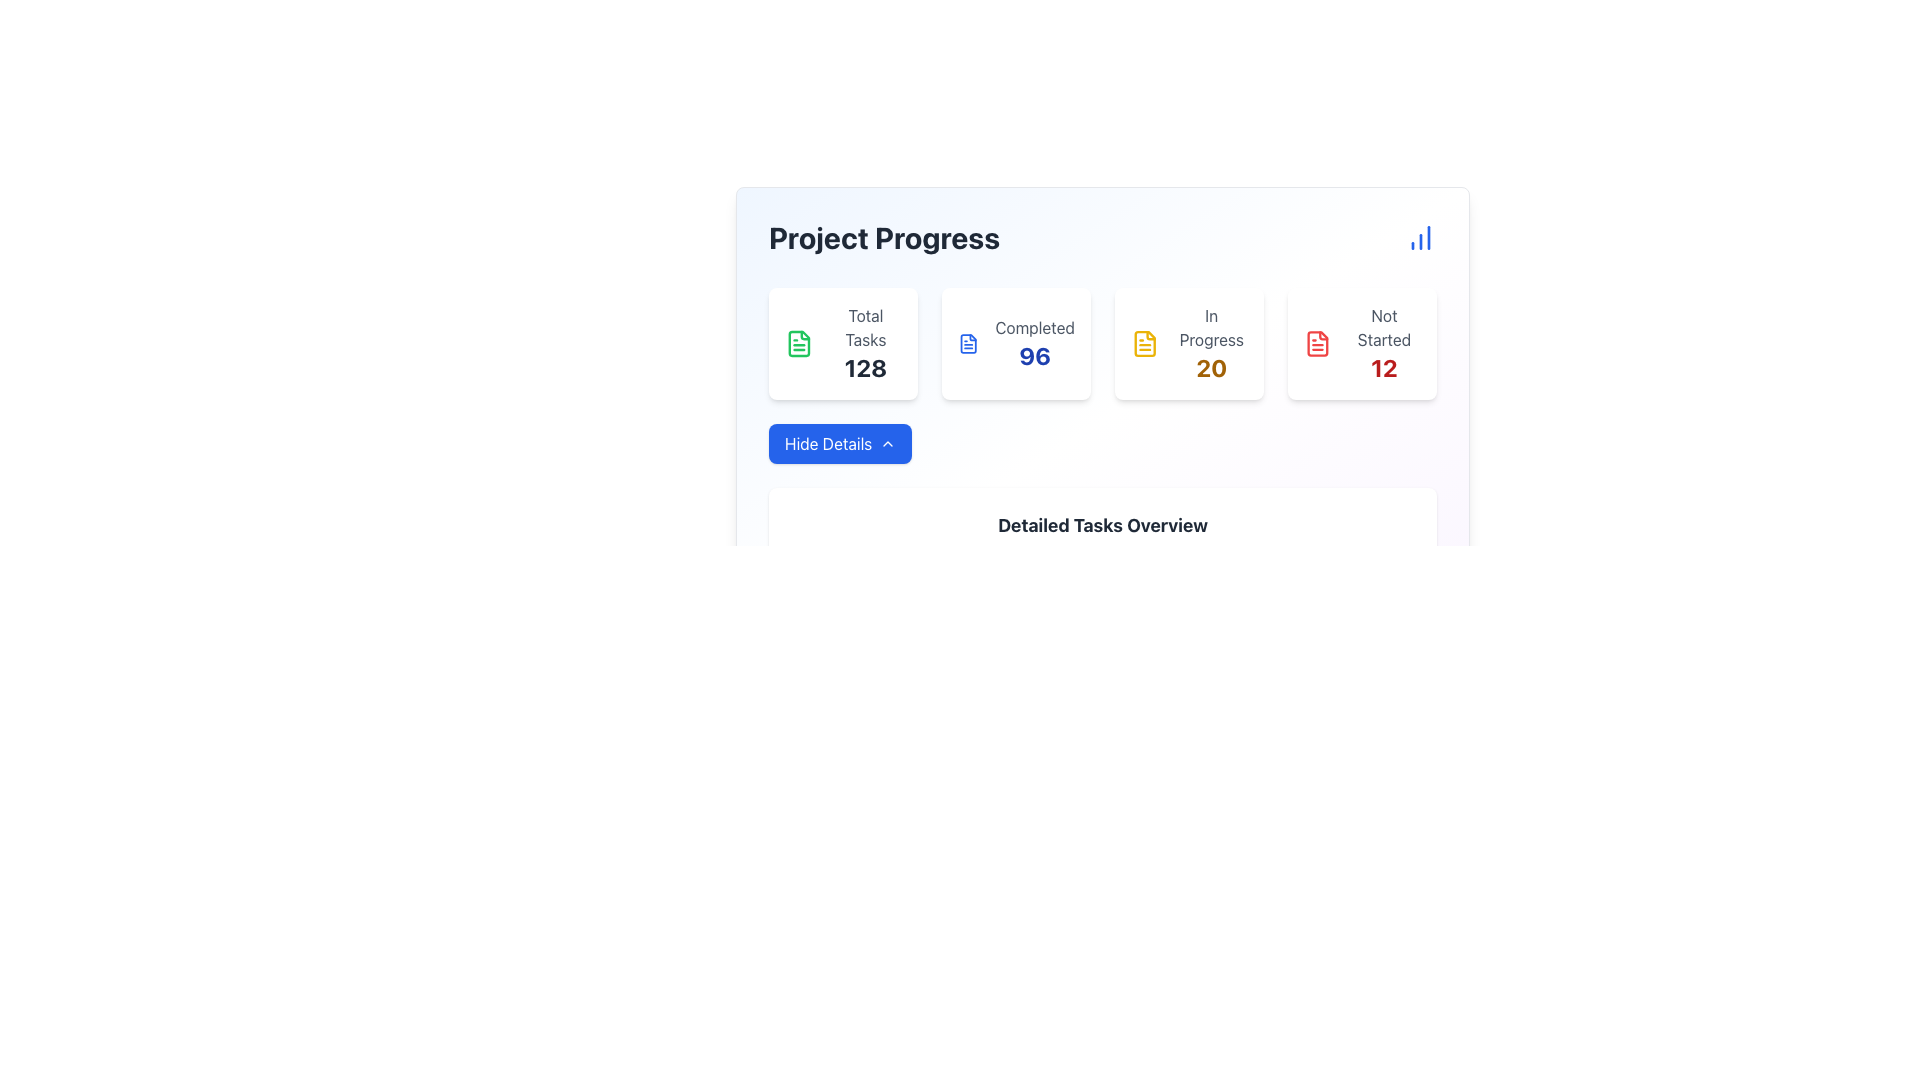  What do you see at coordinates (798, 342) in the screenshot?
I see `the green document icon located at the top-left corner of the 'Total Tasks' card` at bounding box center [798, 342].